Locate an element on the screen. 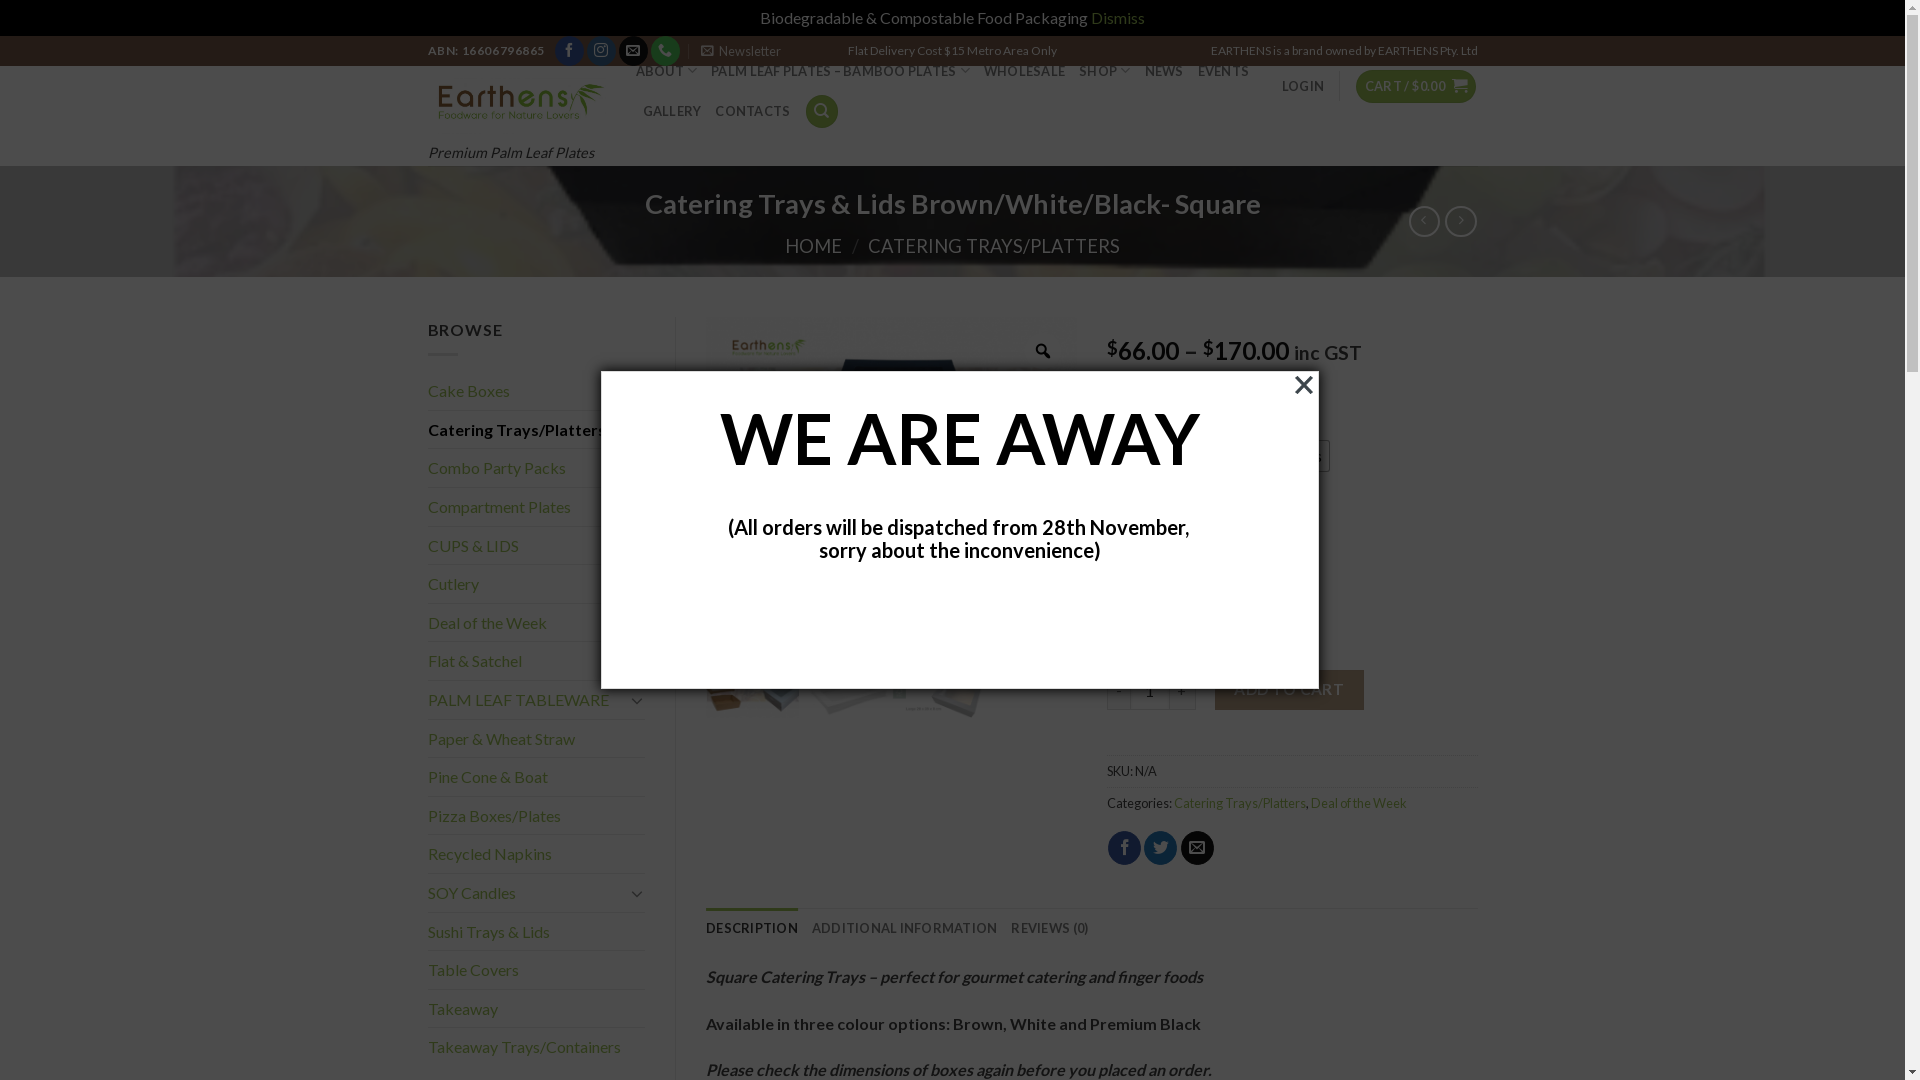 The height and width of the screenshot is (1080, 1920). 'Dismiss' is located at coordinates (1117, 17).